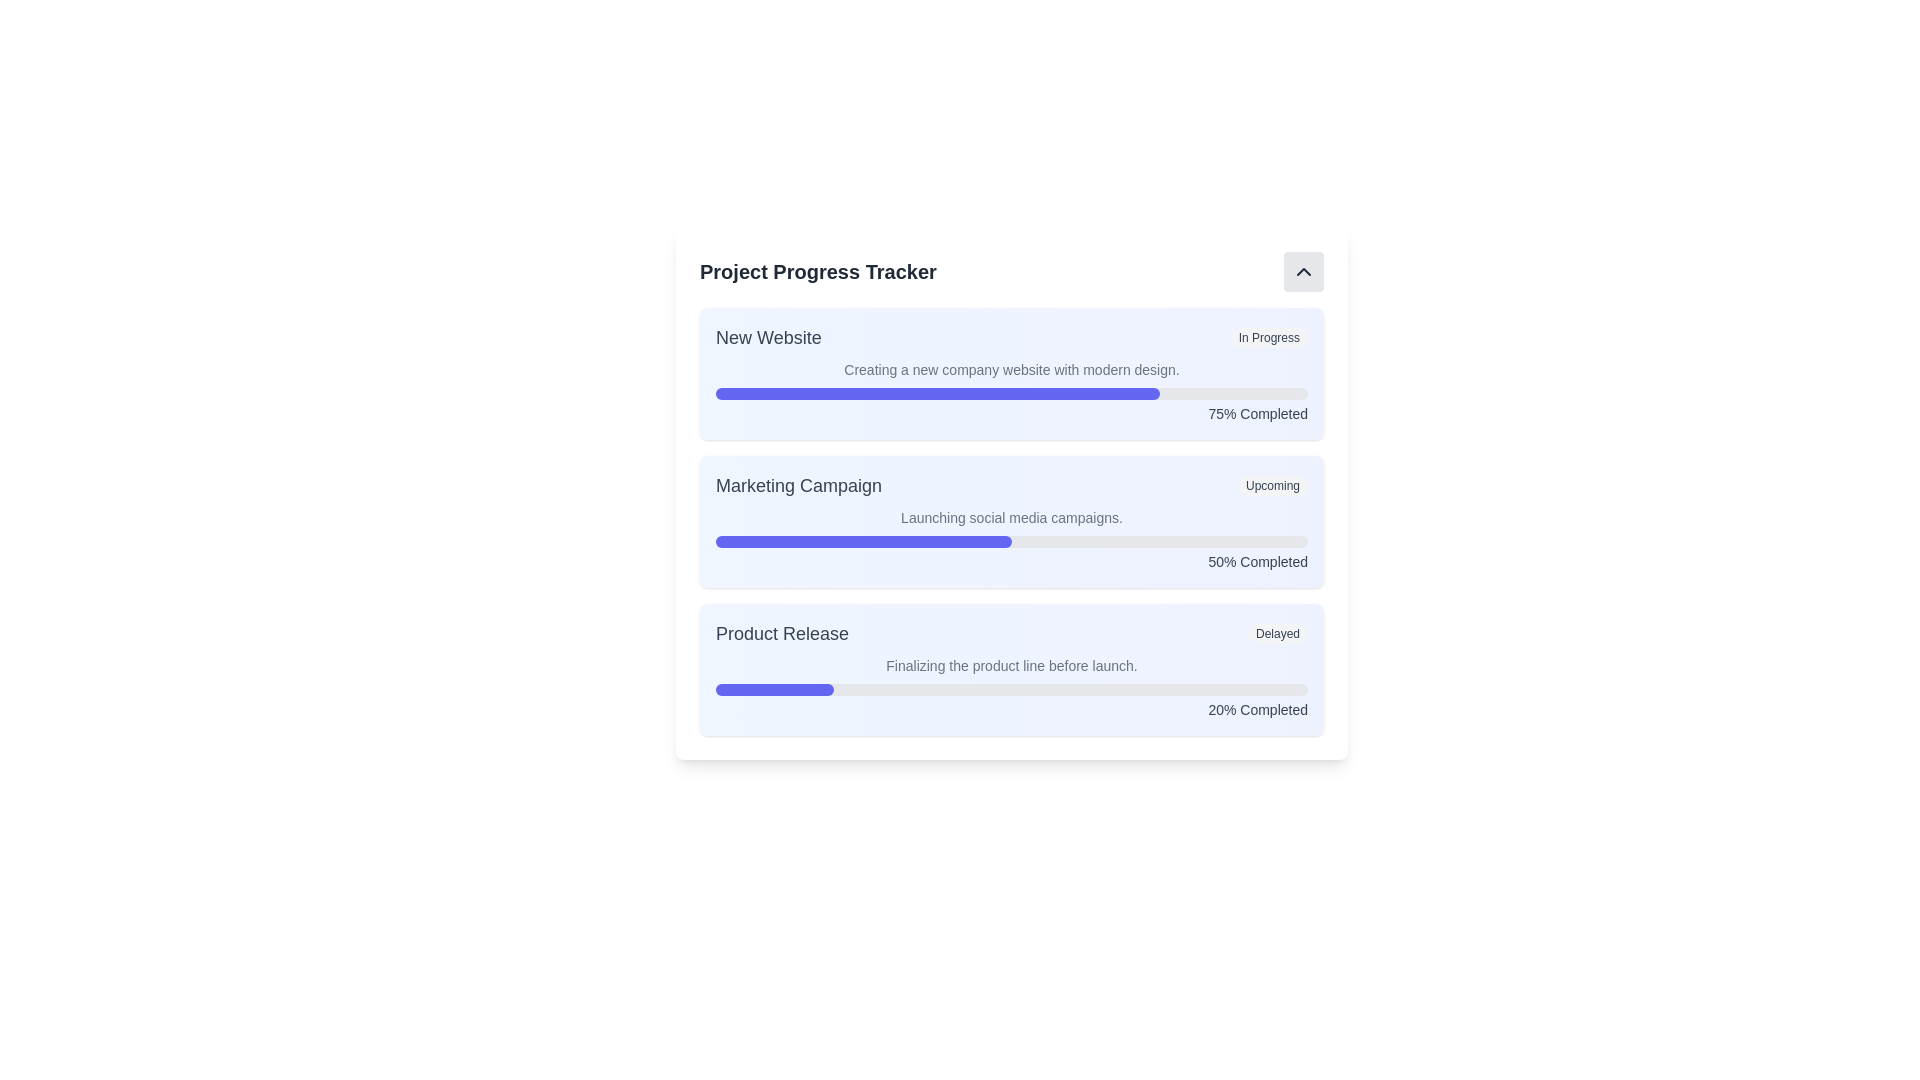 The image size is (1920, 1080). What do you see at coordinates (1012, 516) in the screenshot?
I see `the static text element that describes the current activity related to the 'Marketing Campaign', which is positioned below the title 'Marketing Campaign' and above the progress bar` at bounding box center [1012, 516].